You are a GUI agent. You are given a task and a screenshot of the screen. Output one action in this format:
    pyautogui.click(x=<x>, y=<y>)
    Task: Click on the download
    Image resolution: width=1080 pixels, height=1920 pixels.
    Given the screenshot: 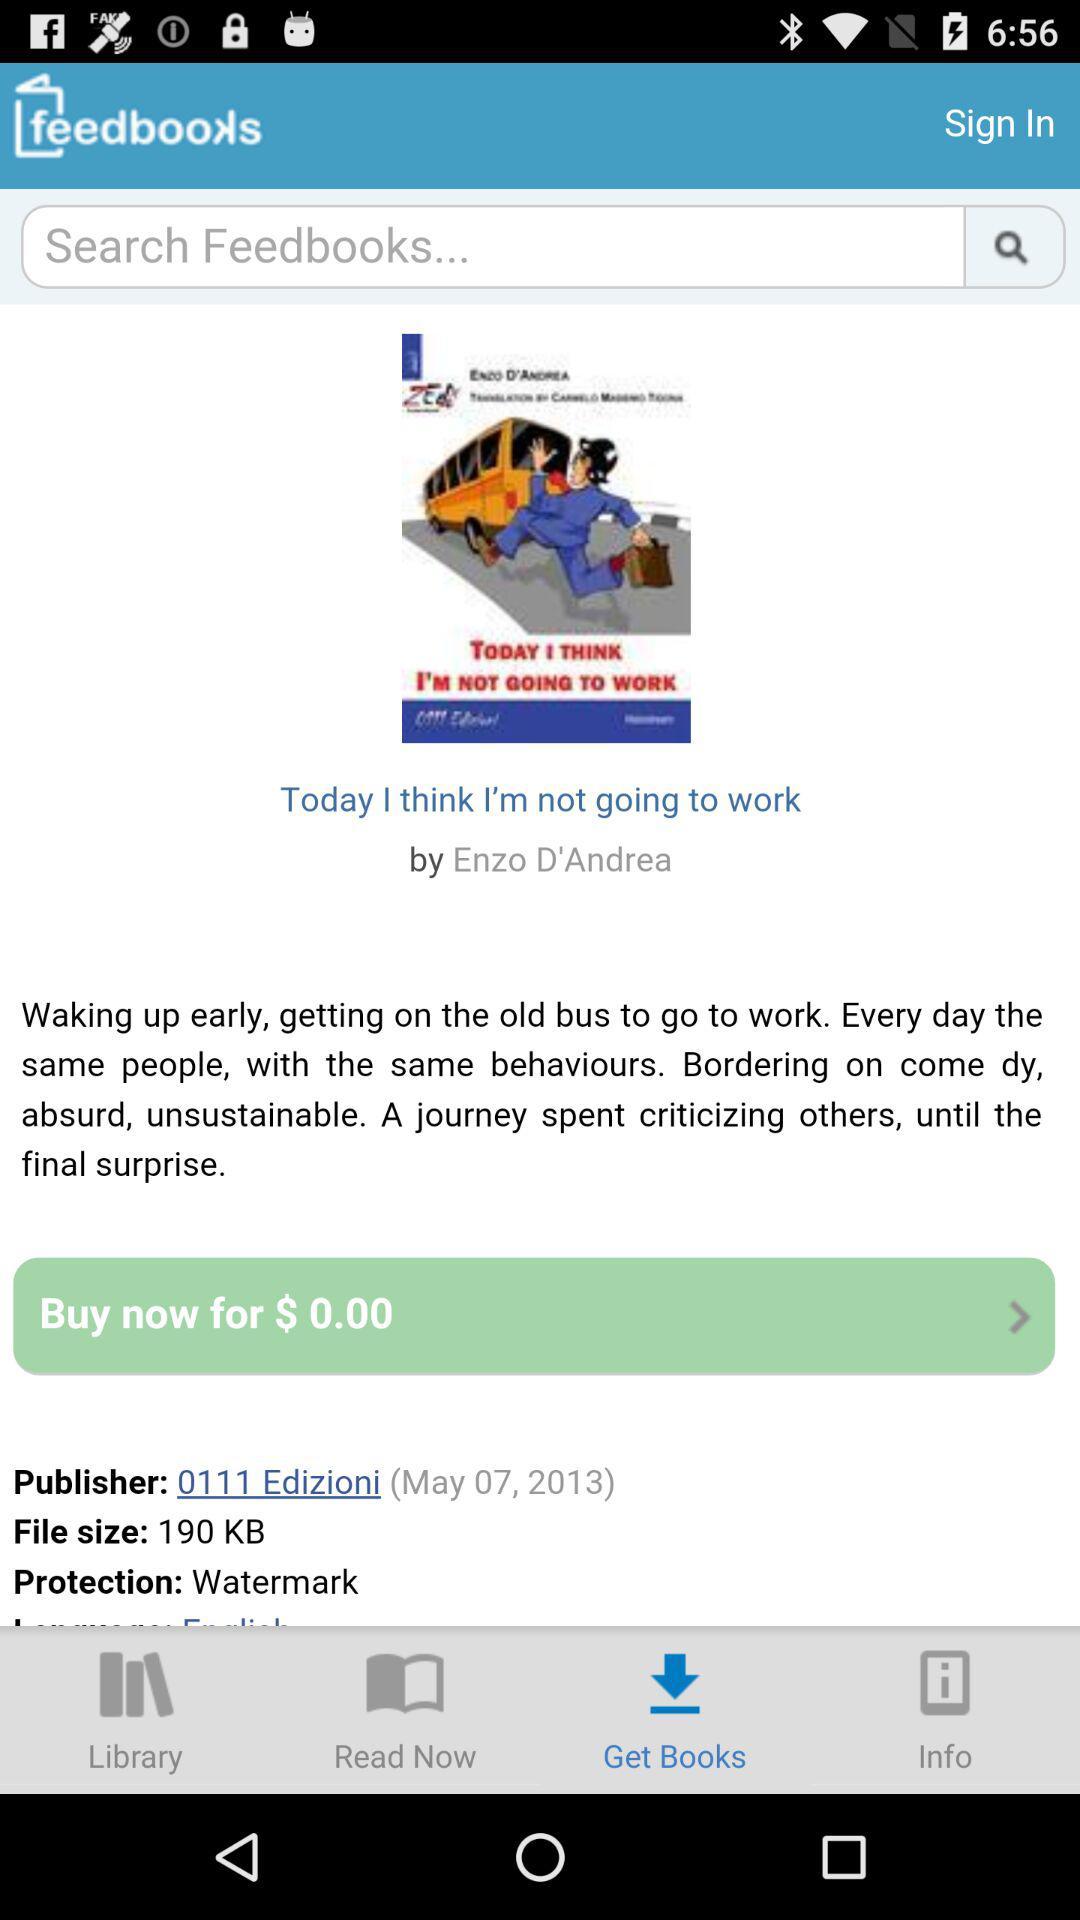 What is the action you would take?
    pyautogui.click(x=675, y=1708)
    